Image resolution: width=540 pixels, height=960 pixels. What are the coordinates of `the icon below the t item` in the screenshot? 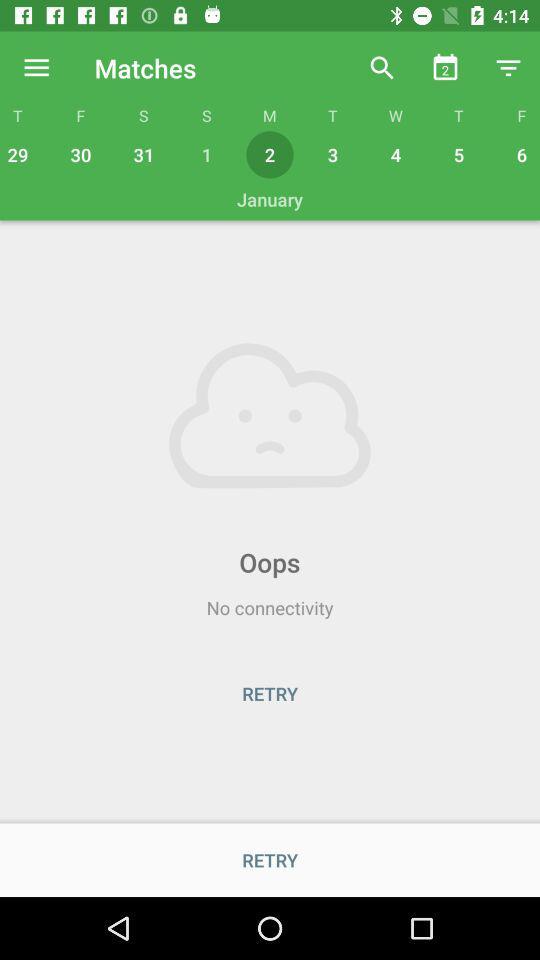 It's located at (459, 153).